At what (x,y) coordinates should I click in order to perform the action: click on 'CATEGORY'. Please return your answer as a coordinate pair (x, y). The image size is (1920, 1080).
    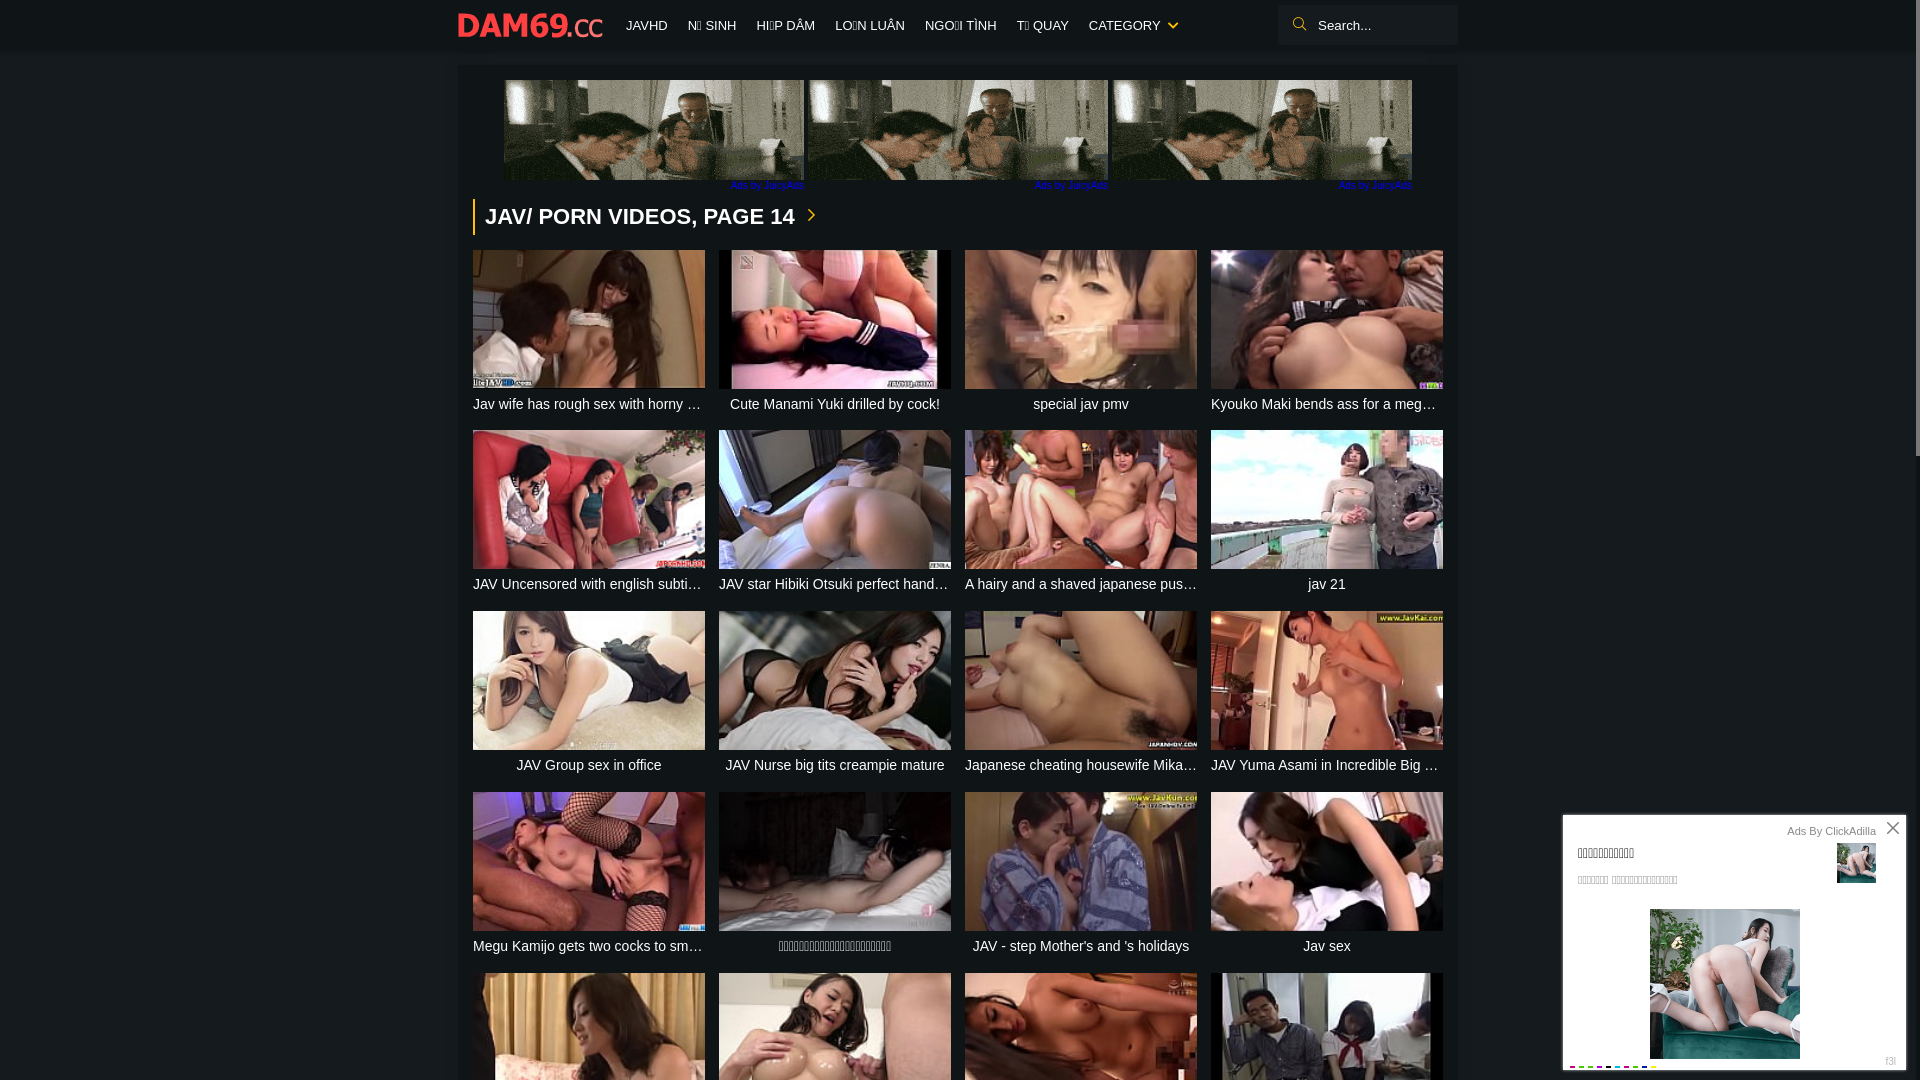
    Looking at the image, I should click on (1132, 26).